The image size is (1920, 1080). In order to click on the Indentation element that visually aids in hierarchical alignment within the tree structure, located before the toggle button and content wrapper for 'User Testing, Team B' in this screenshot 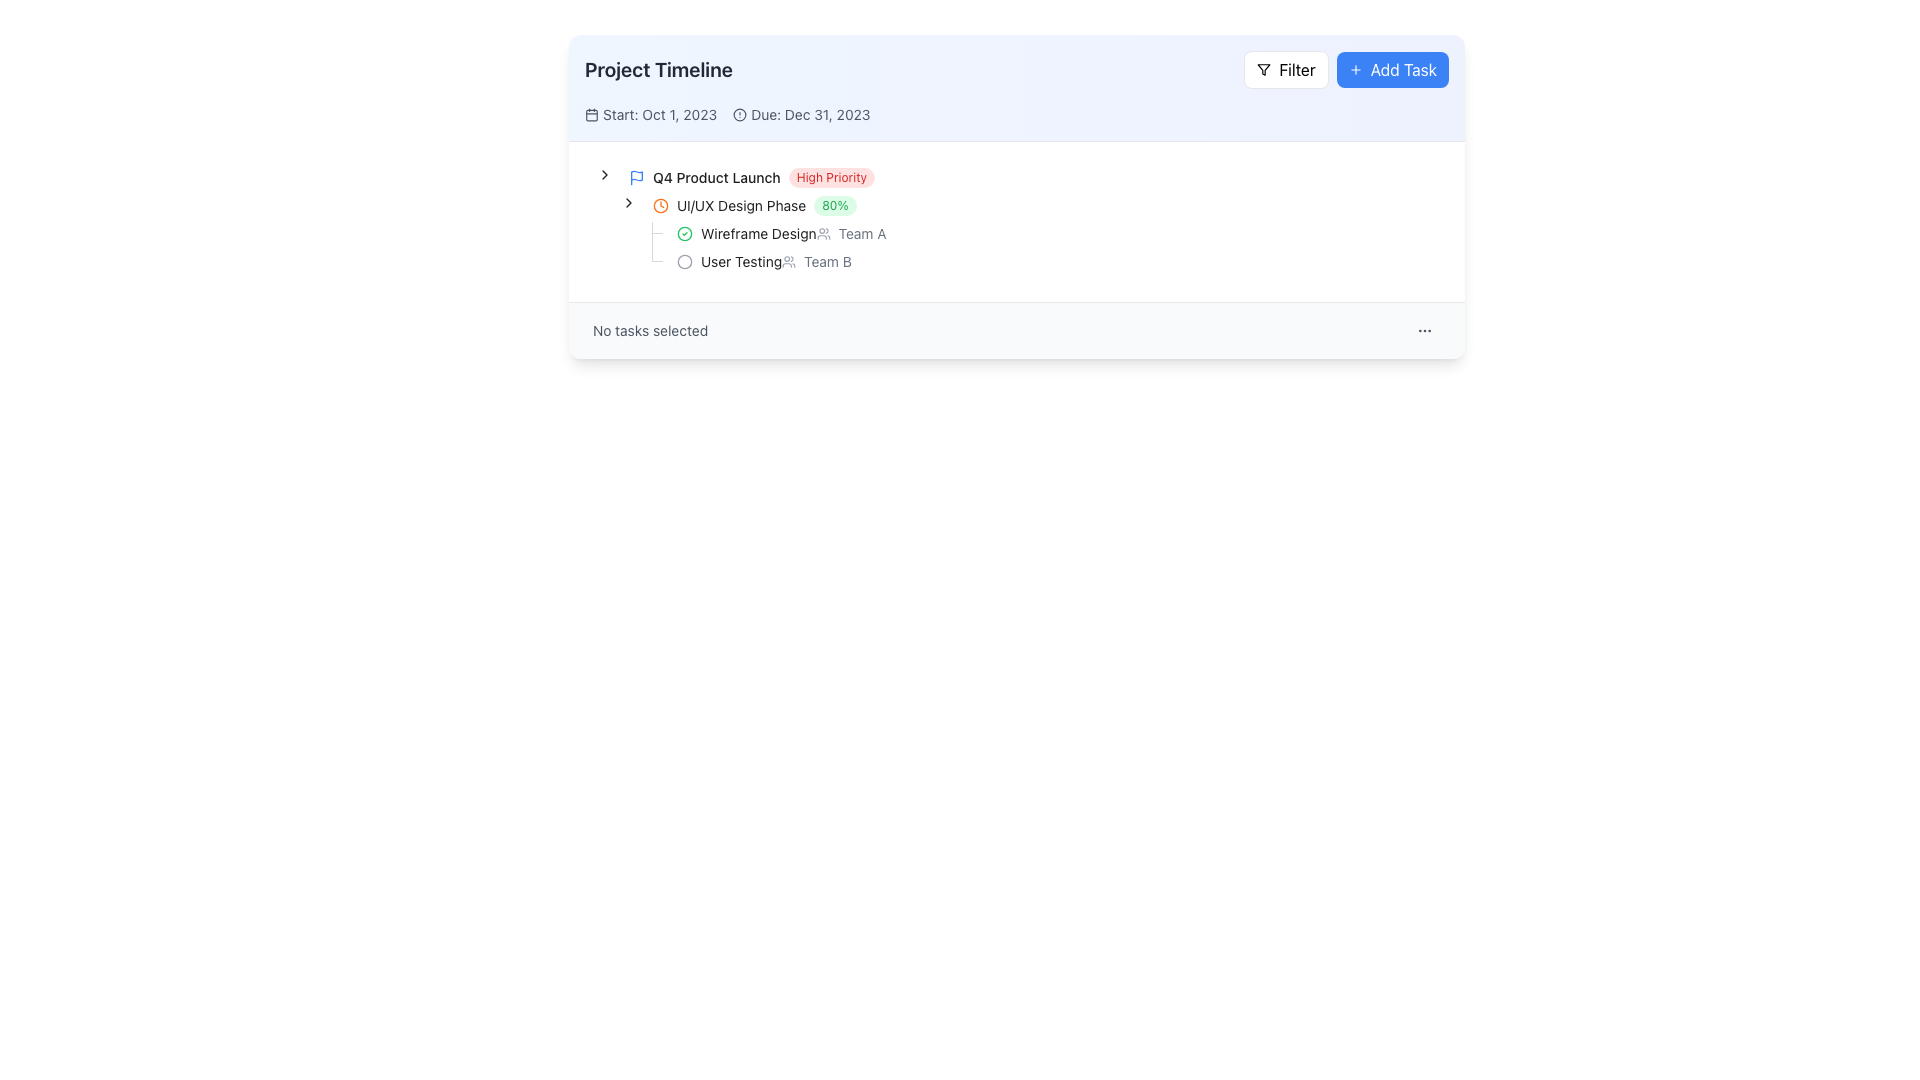, I will do `click(616, 261)`.